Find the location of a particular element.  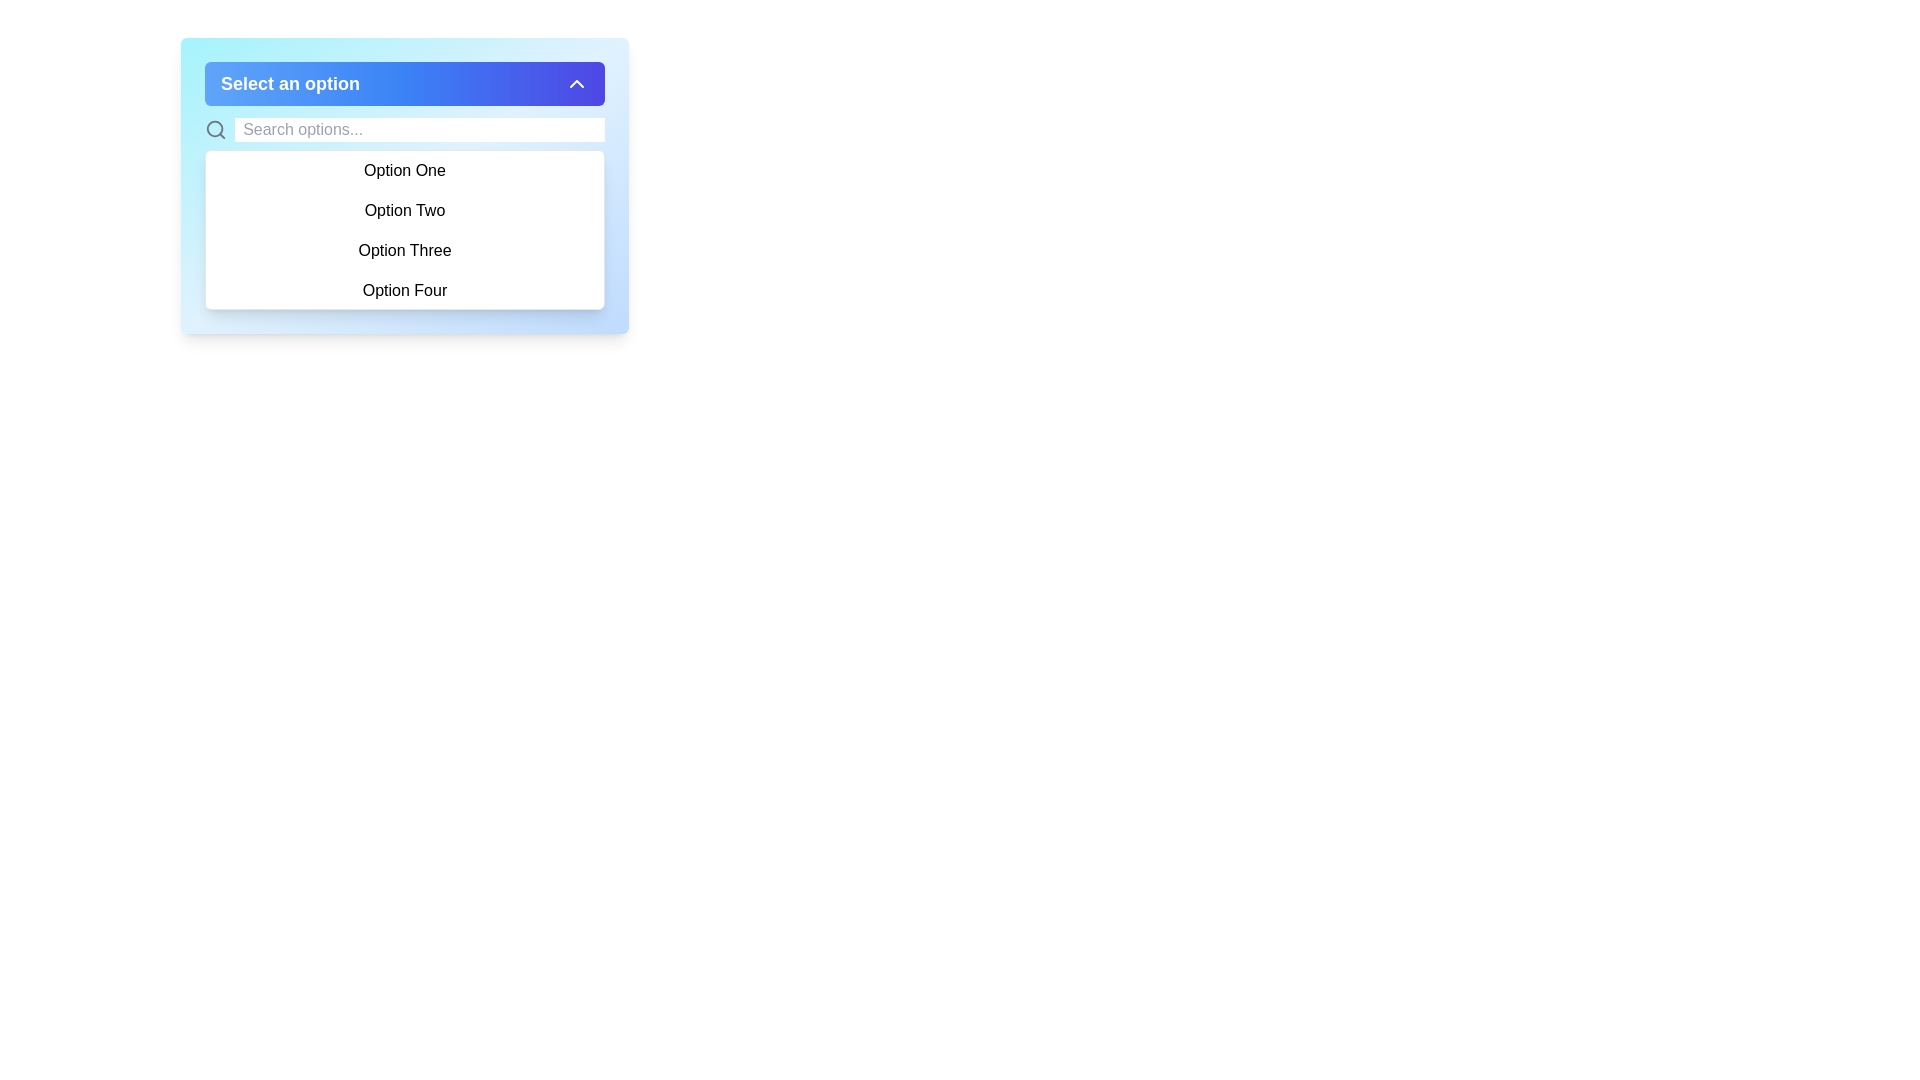

to select the 'Option Two' from the dropdown menu, which is the second option in the list is located at coordinates (403, 211).